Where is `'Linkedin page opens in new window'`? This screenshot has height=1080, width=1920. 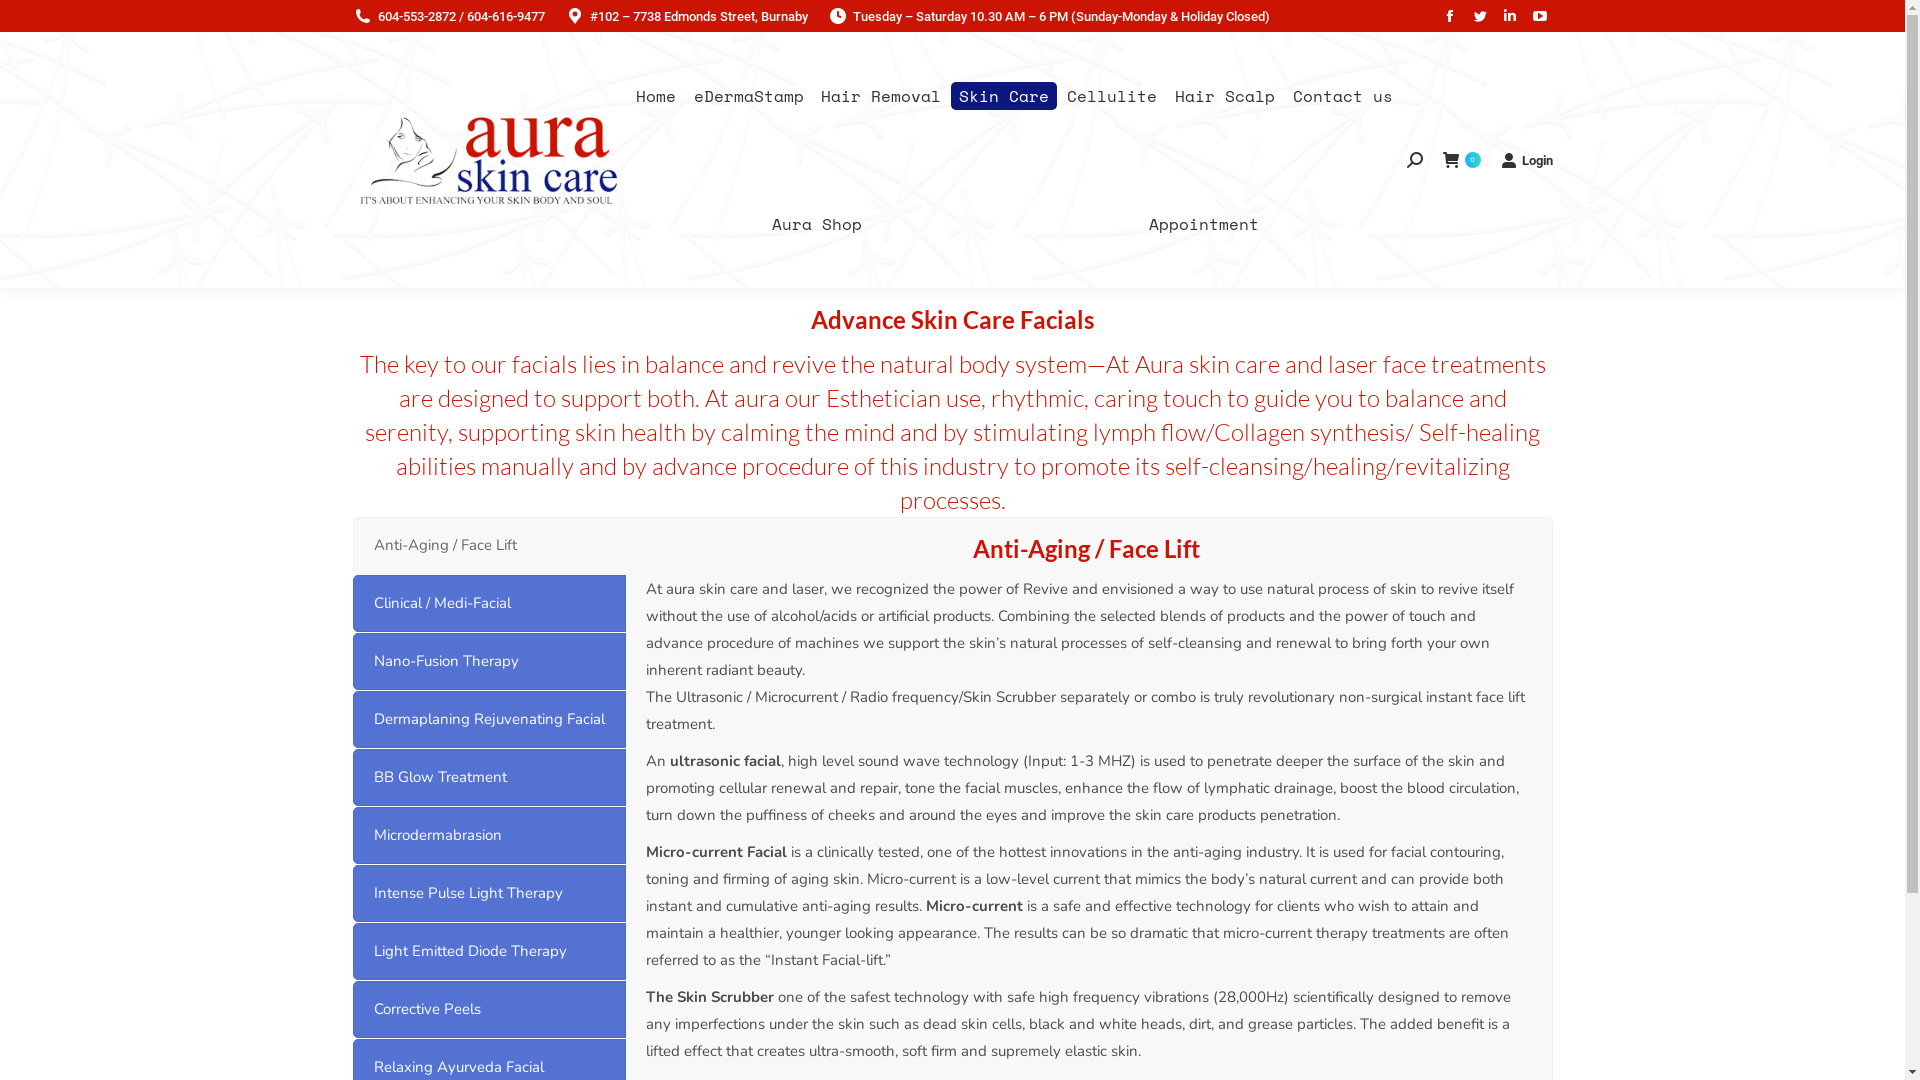 'Linkedin page opens in new window' is located at coordinates (1508, 15).